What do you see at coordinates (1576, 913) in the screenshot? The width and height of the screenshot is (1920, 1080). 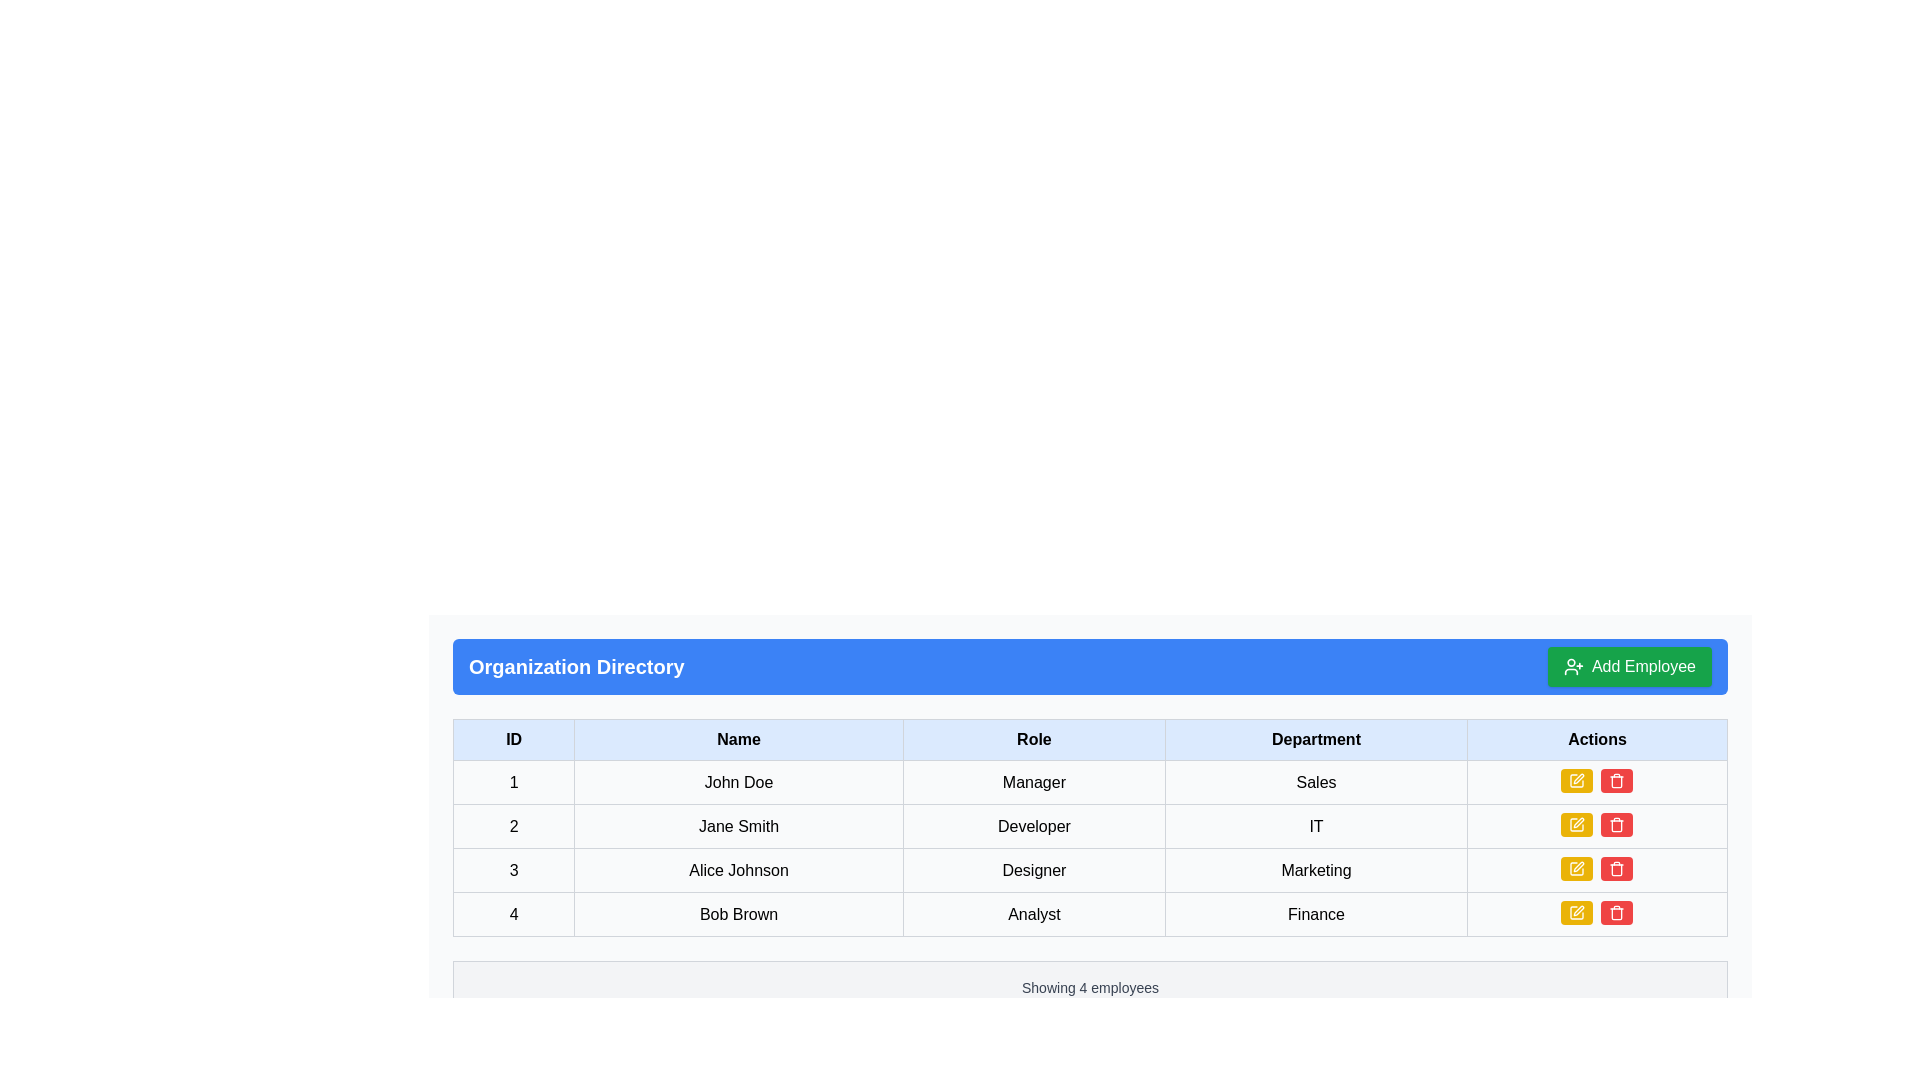 I see `the 'edit' icon located inside the yellow button in the 'Actions' column of the last row ('Finance') of the table under the header 'Organization Directory'` at bounding box center [1576, 913].